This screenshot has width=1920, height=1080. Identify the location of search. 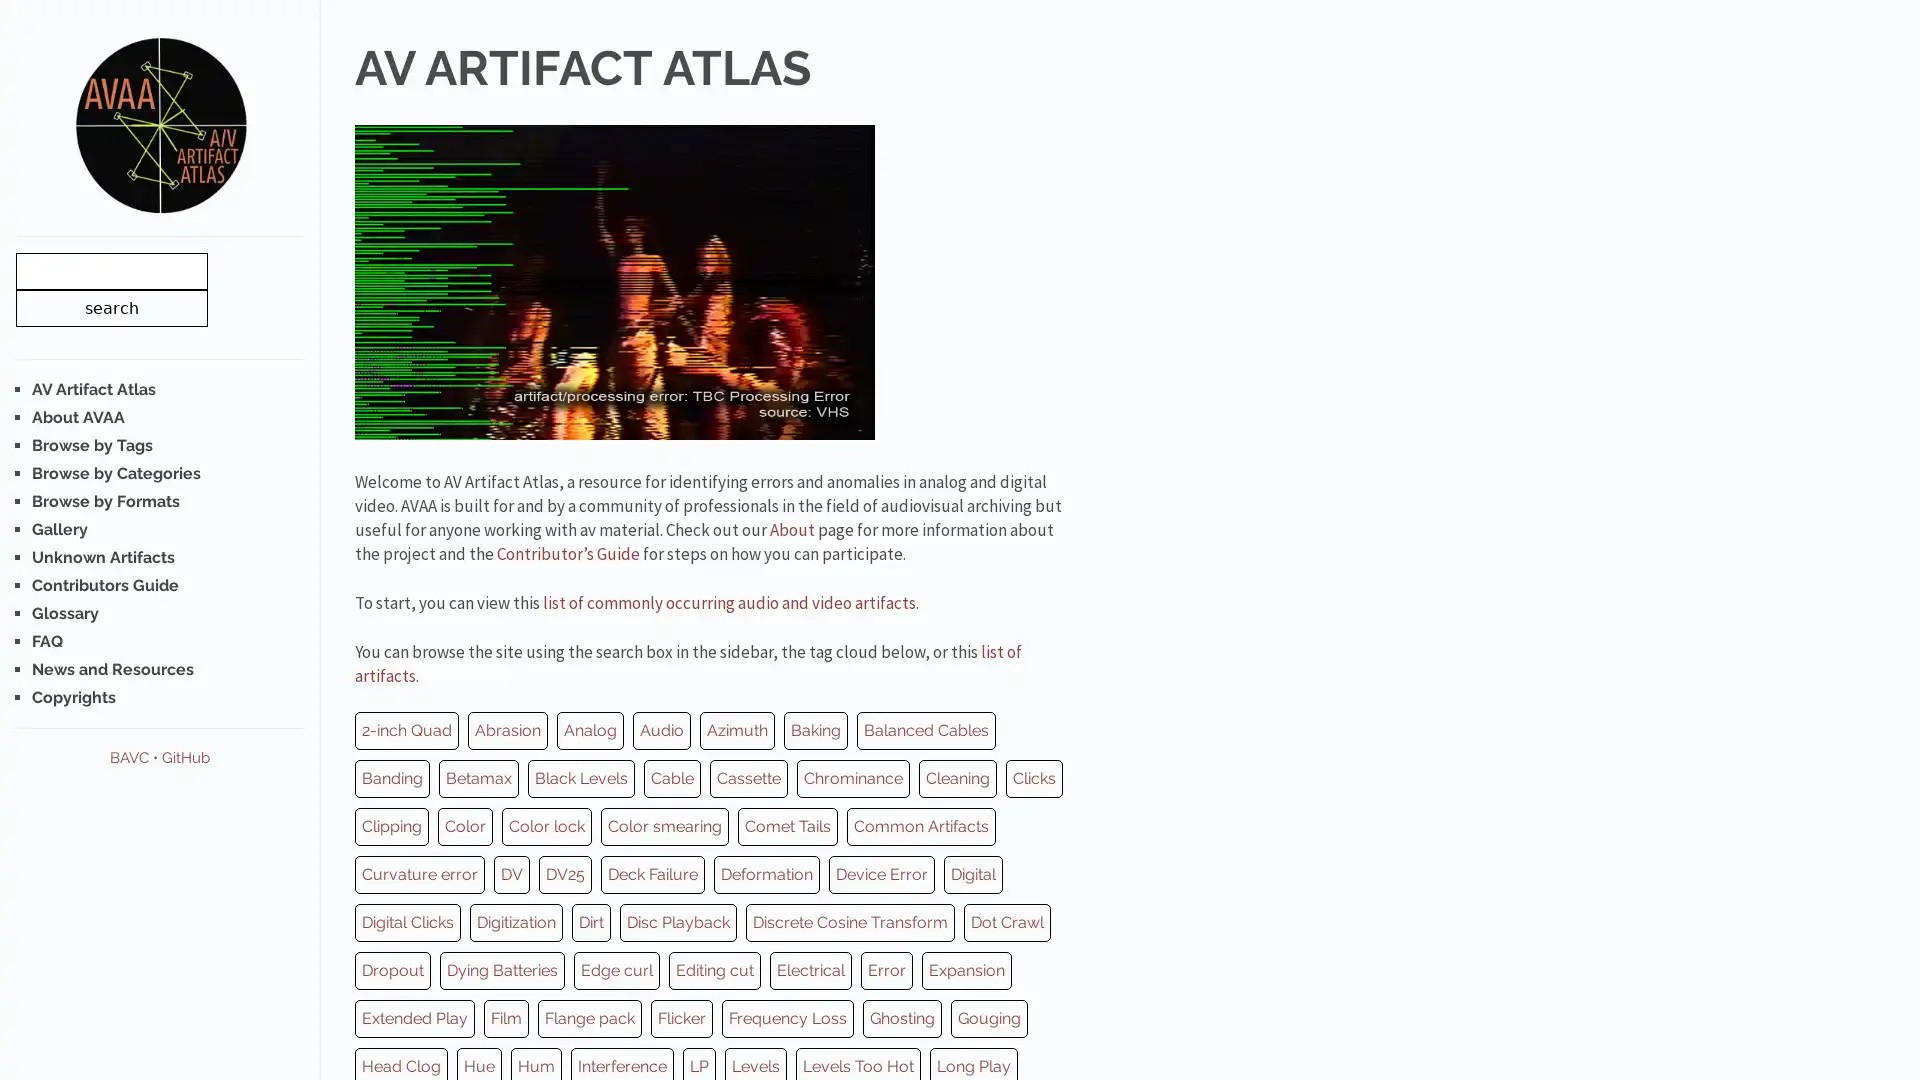
(110, 307).